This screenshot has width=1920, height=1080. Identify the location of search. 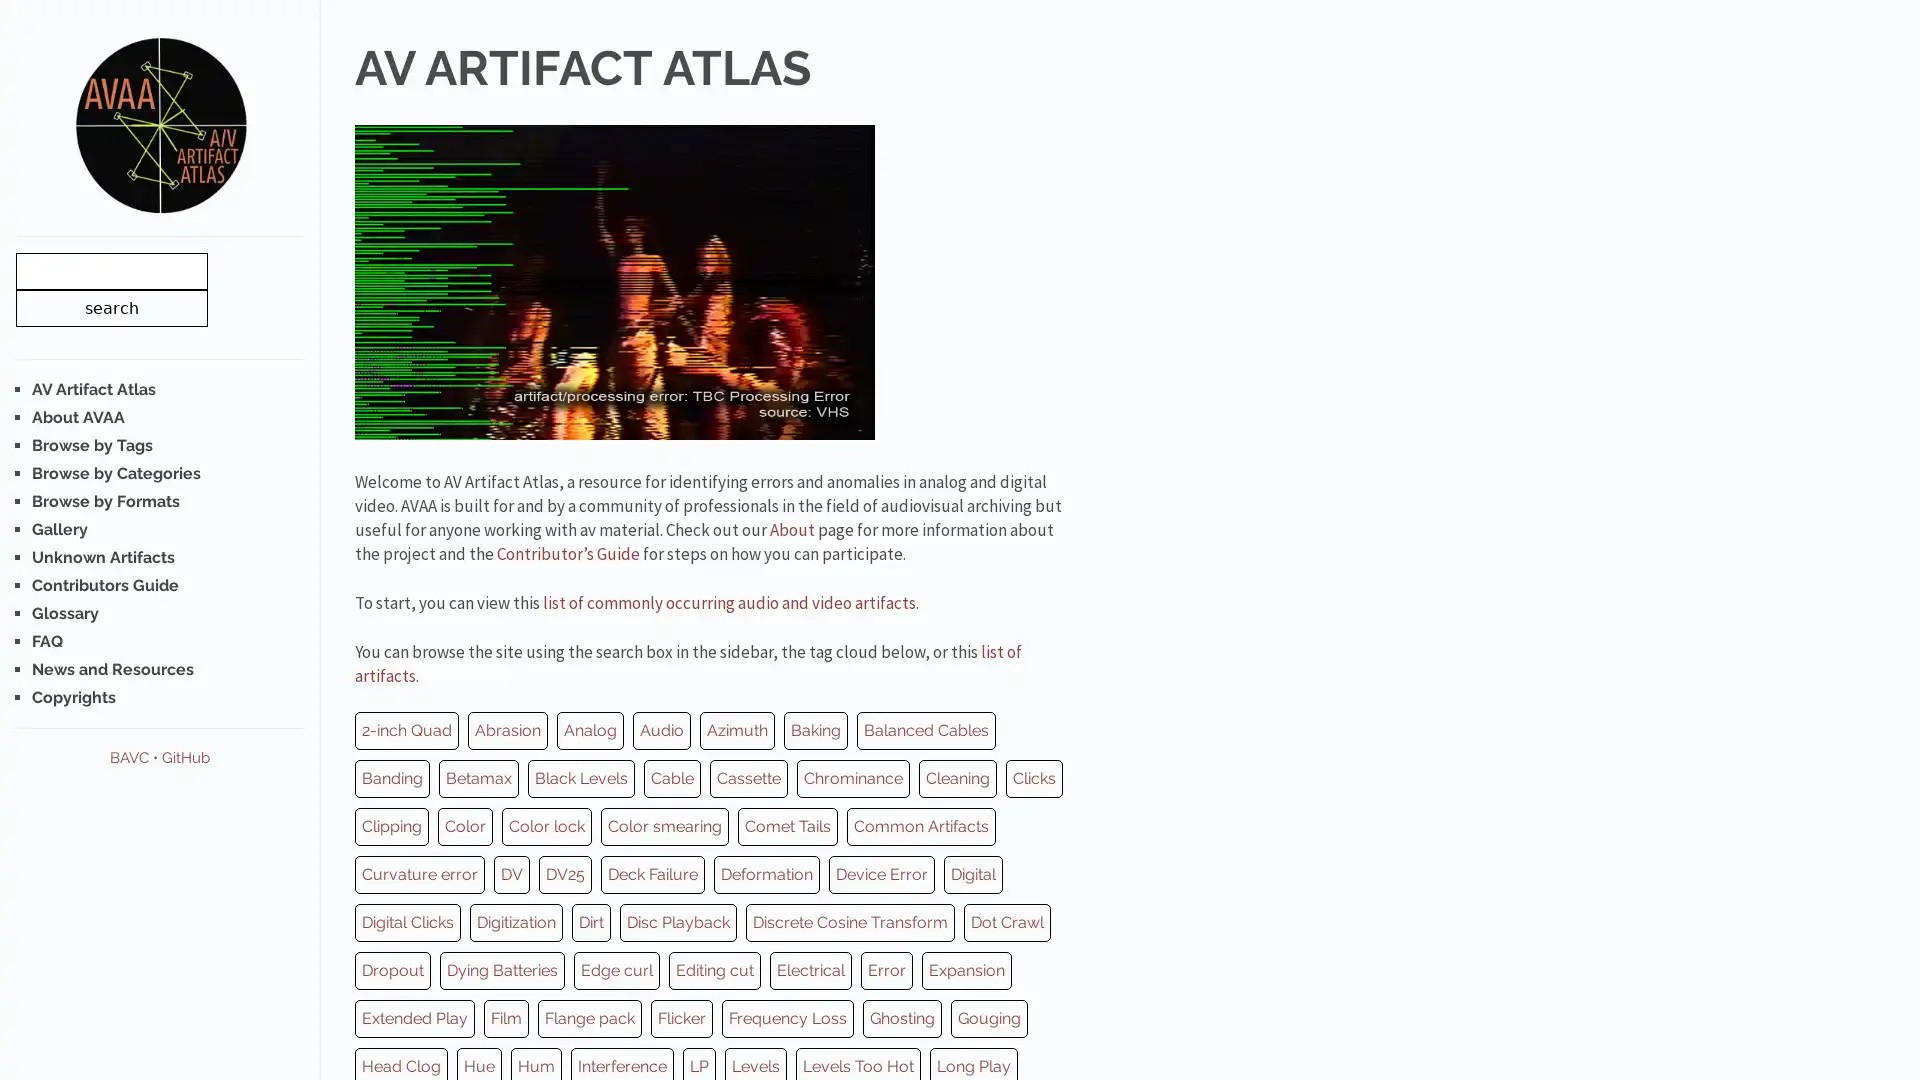
(110, 307).